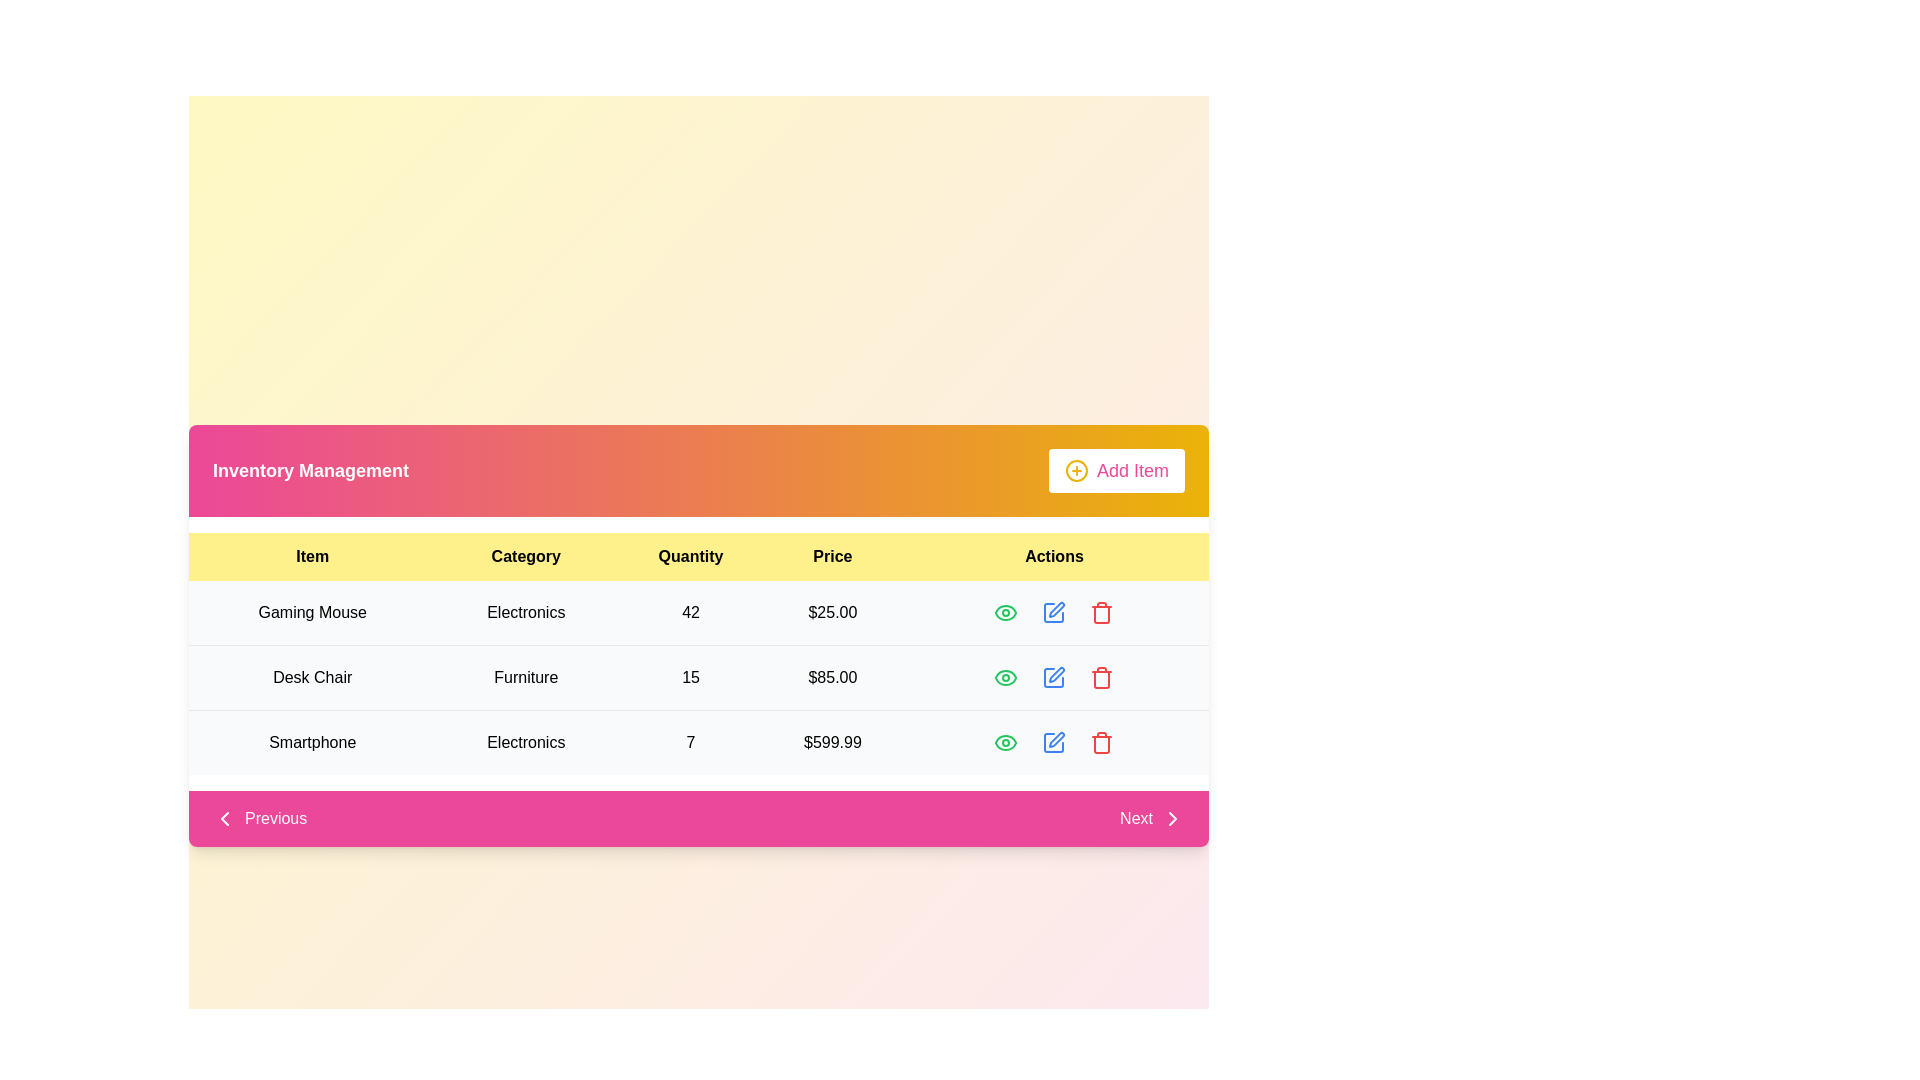 The height and width of the screenshot is (1080, 1920). What do you see at coordinates (691, 612) in the screenshot?
I see `the text label displaying the number '42' in bold black font located in the 'Quantity' column of the data row for the item 'Gaming Mouse'` at bounding box center [691, 612].